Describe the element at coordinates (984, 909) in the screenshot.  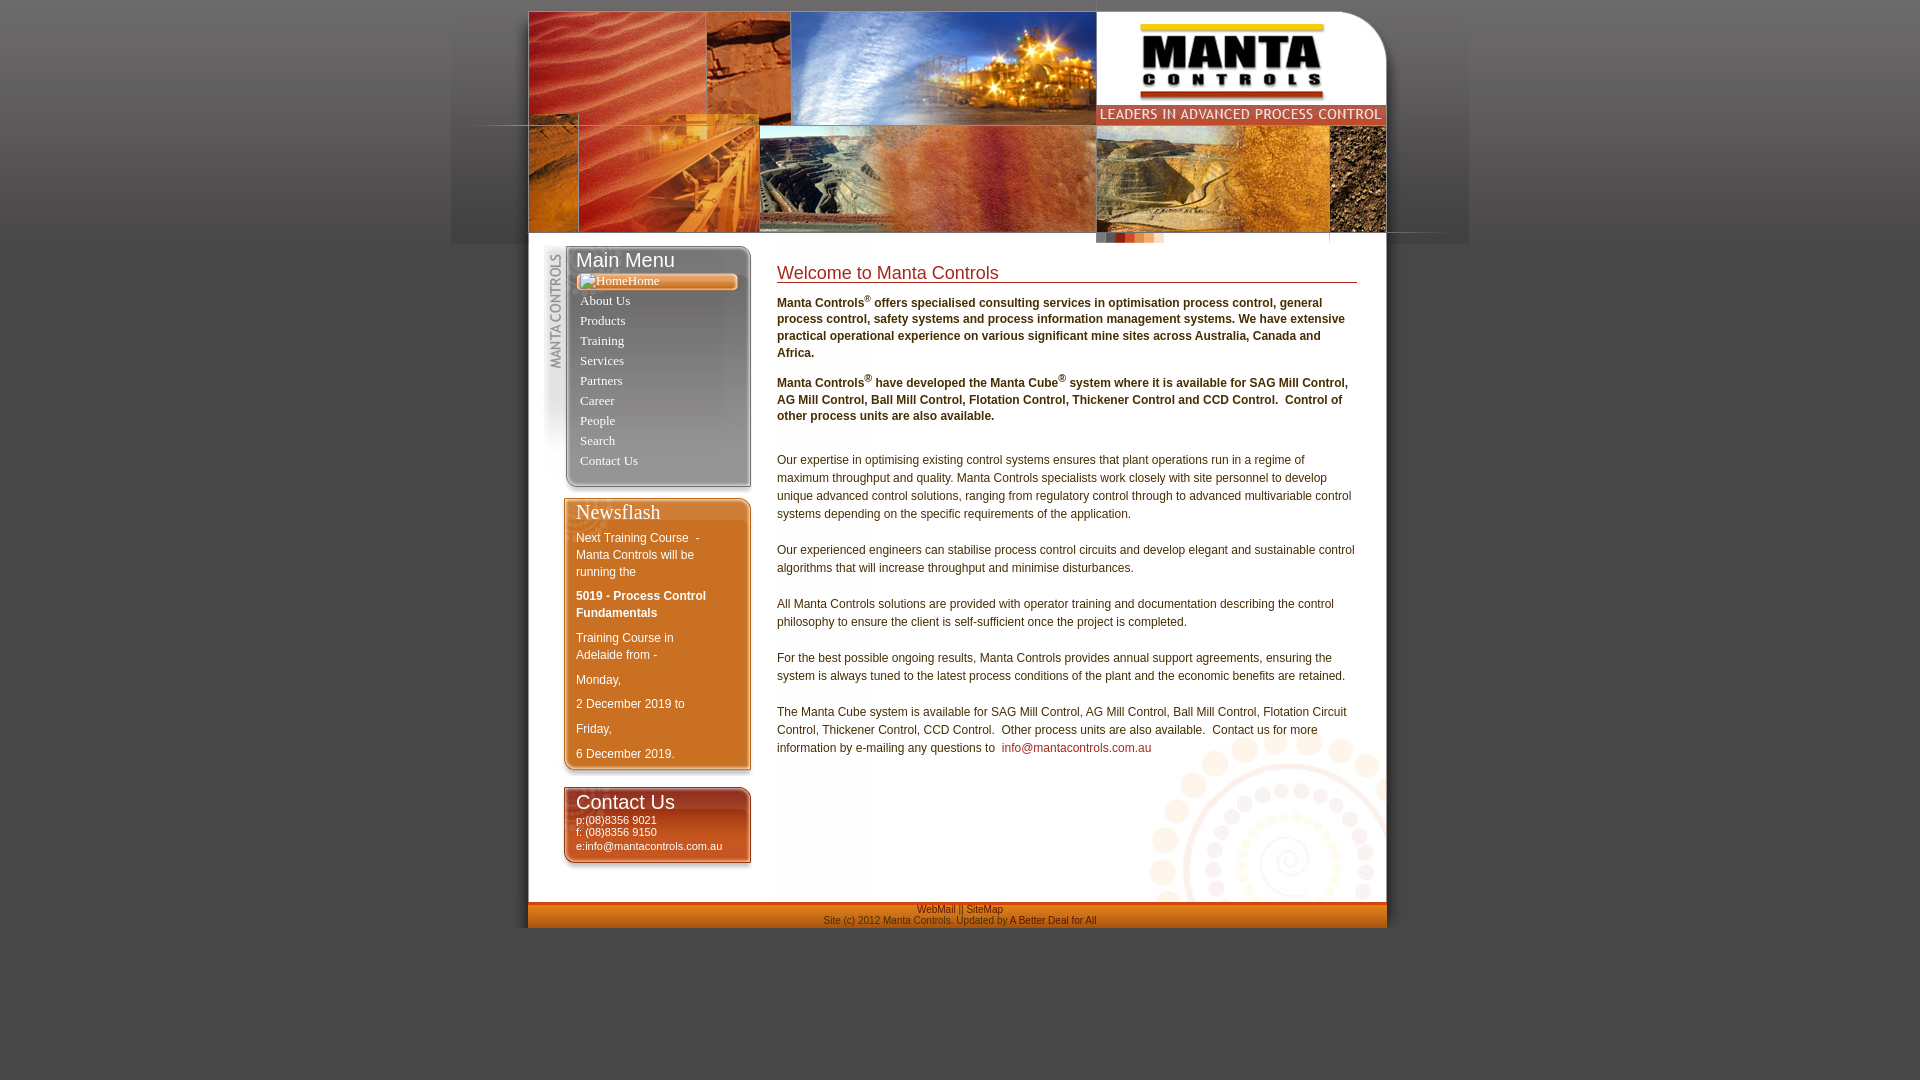
I see `'SiteMap'` at that location.